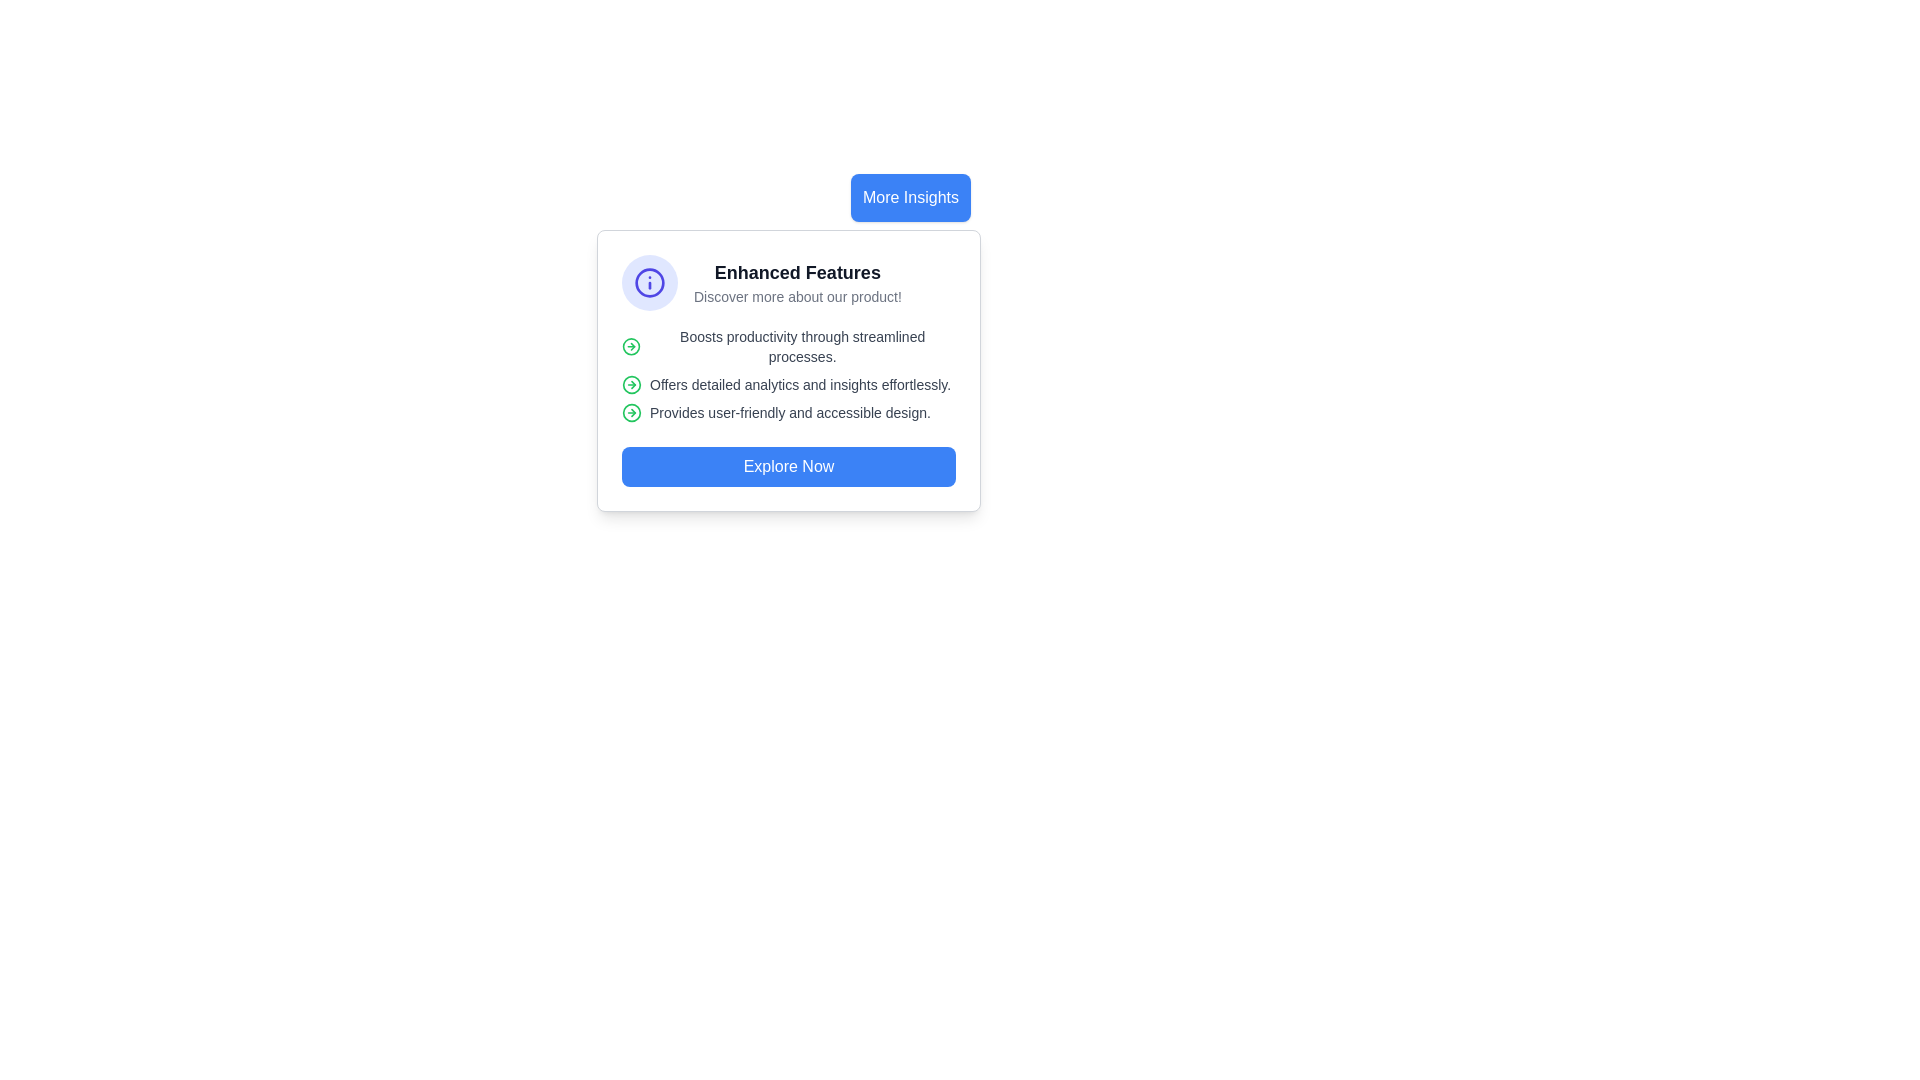 Image resolution: width=1920 pixels, height=1080 pixels. I want to click on the hollow green circular SVG graphic located within the circular arrow icon to the left of the 'Enhanced Features' card, so click(631, 411).